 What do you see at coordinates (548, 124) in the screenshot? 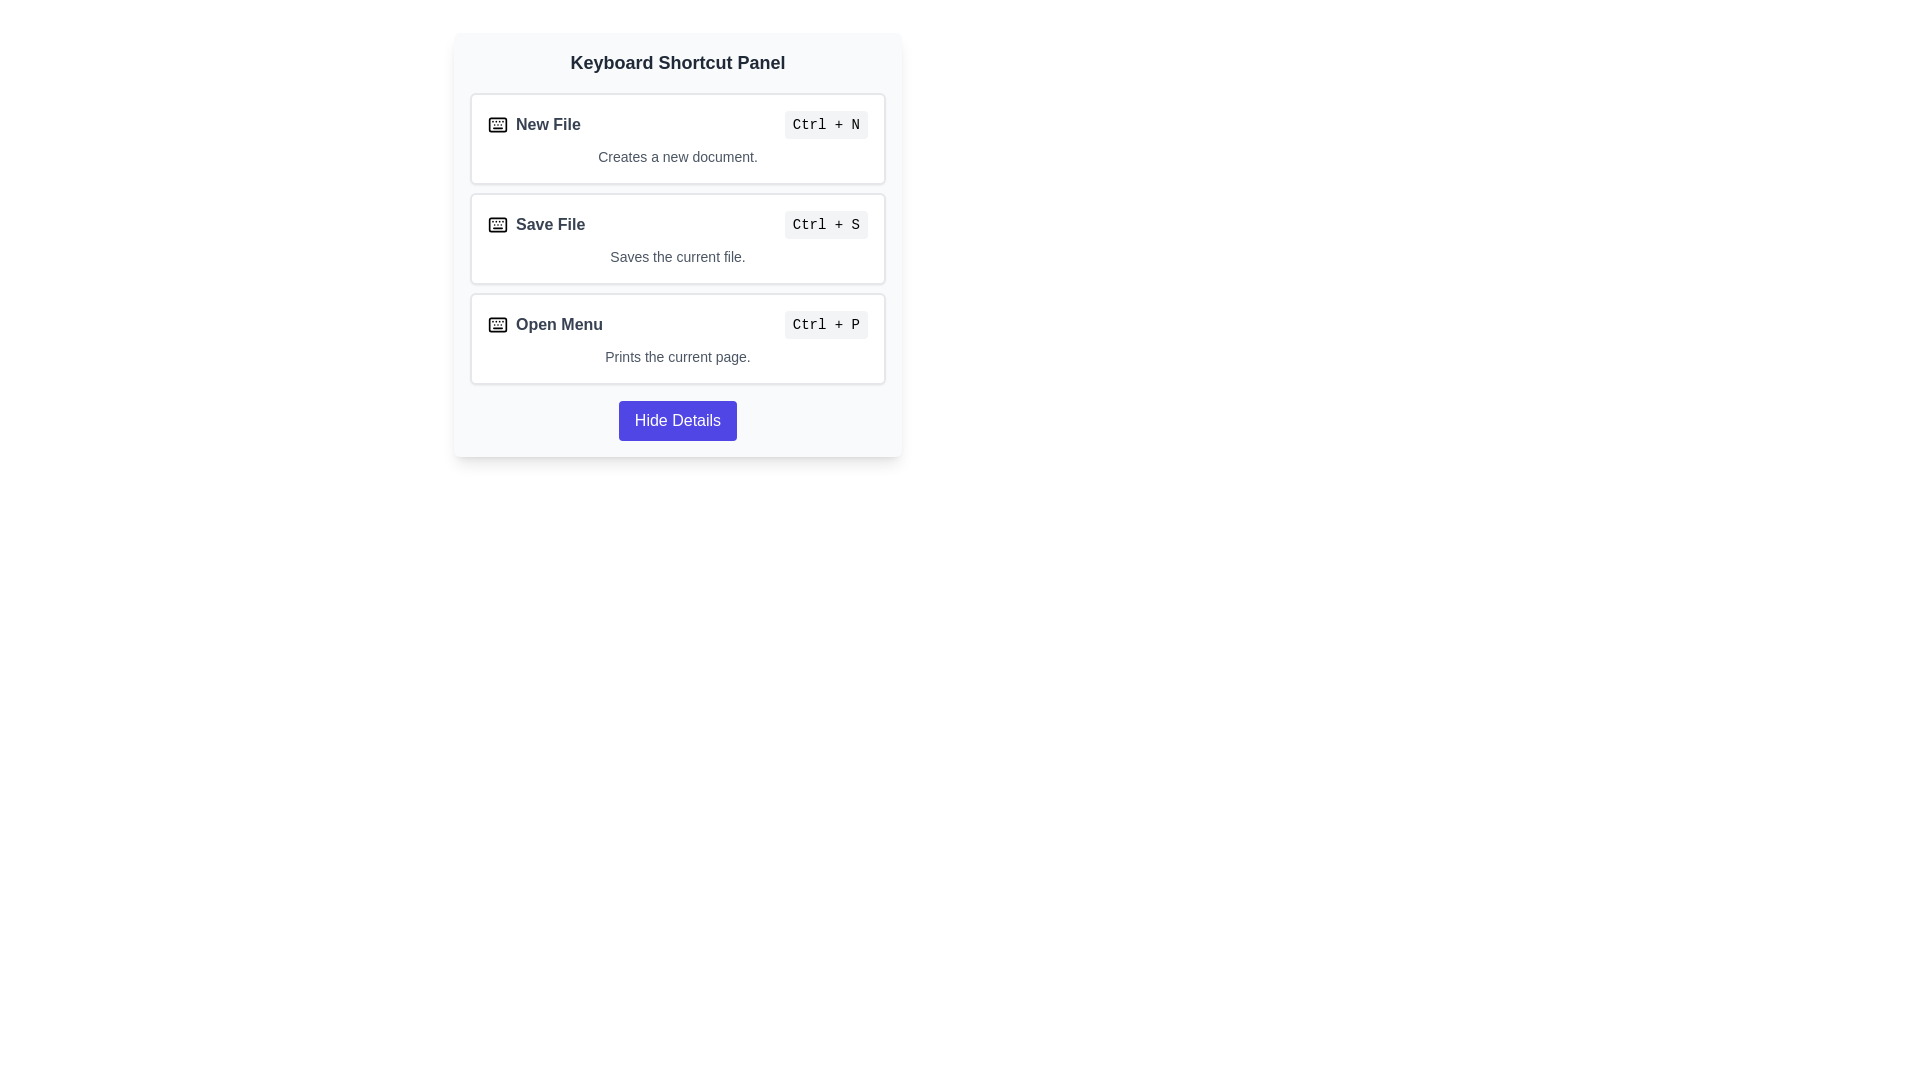
I see `the 'New File' text label, which indicates the keyboard shortcut and is located in the first row of the shortcuts list next to a keyboard icon` at bounding box center [548, 124].